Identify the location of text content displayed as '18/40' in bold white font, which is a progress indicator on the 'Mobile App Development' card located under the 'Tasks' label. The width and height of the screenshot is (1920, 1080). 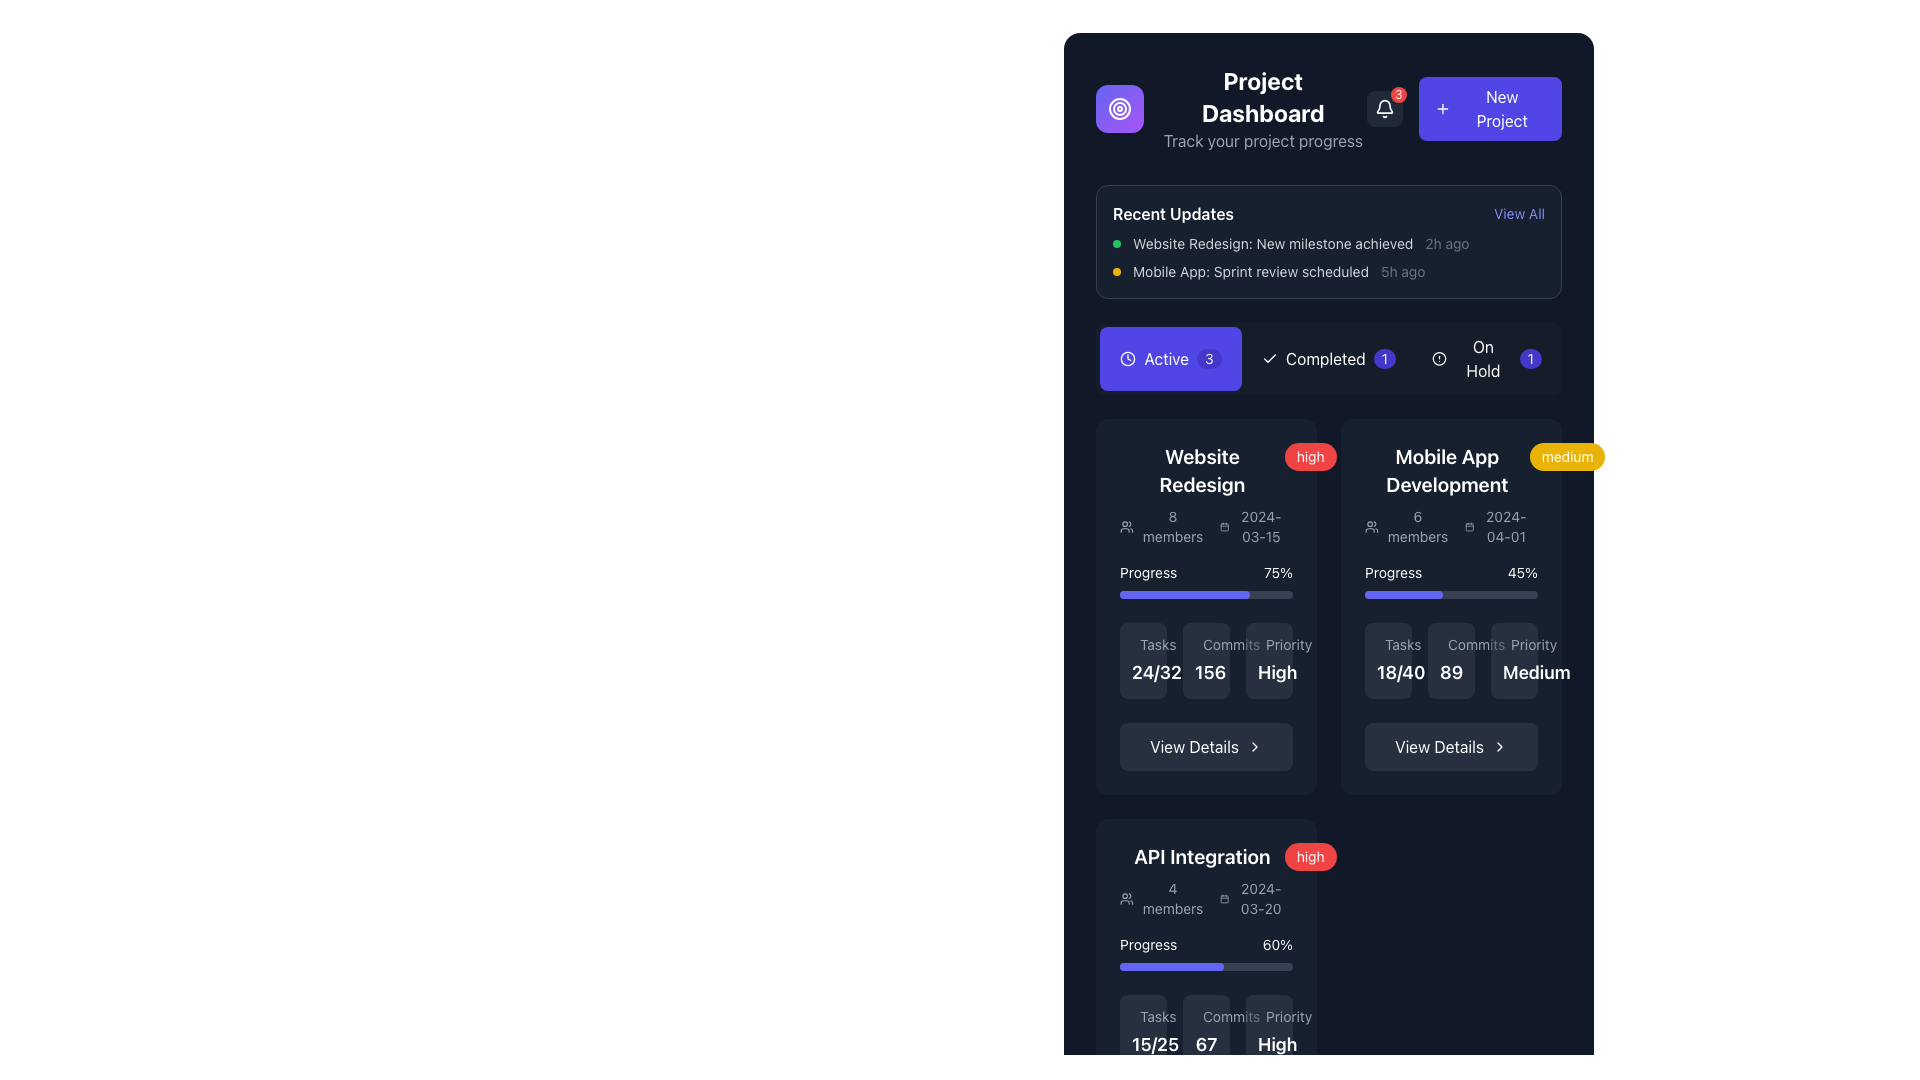
(1387, 660).